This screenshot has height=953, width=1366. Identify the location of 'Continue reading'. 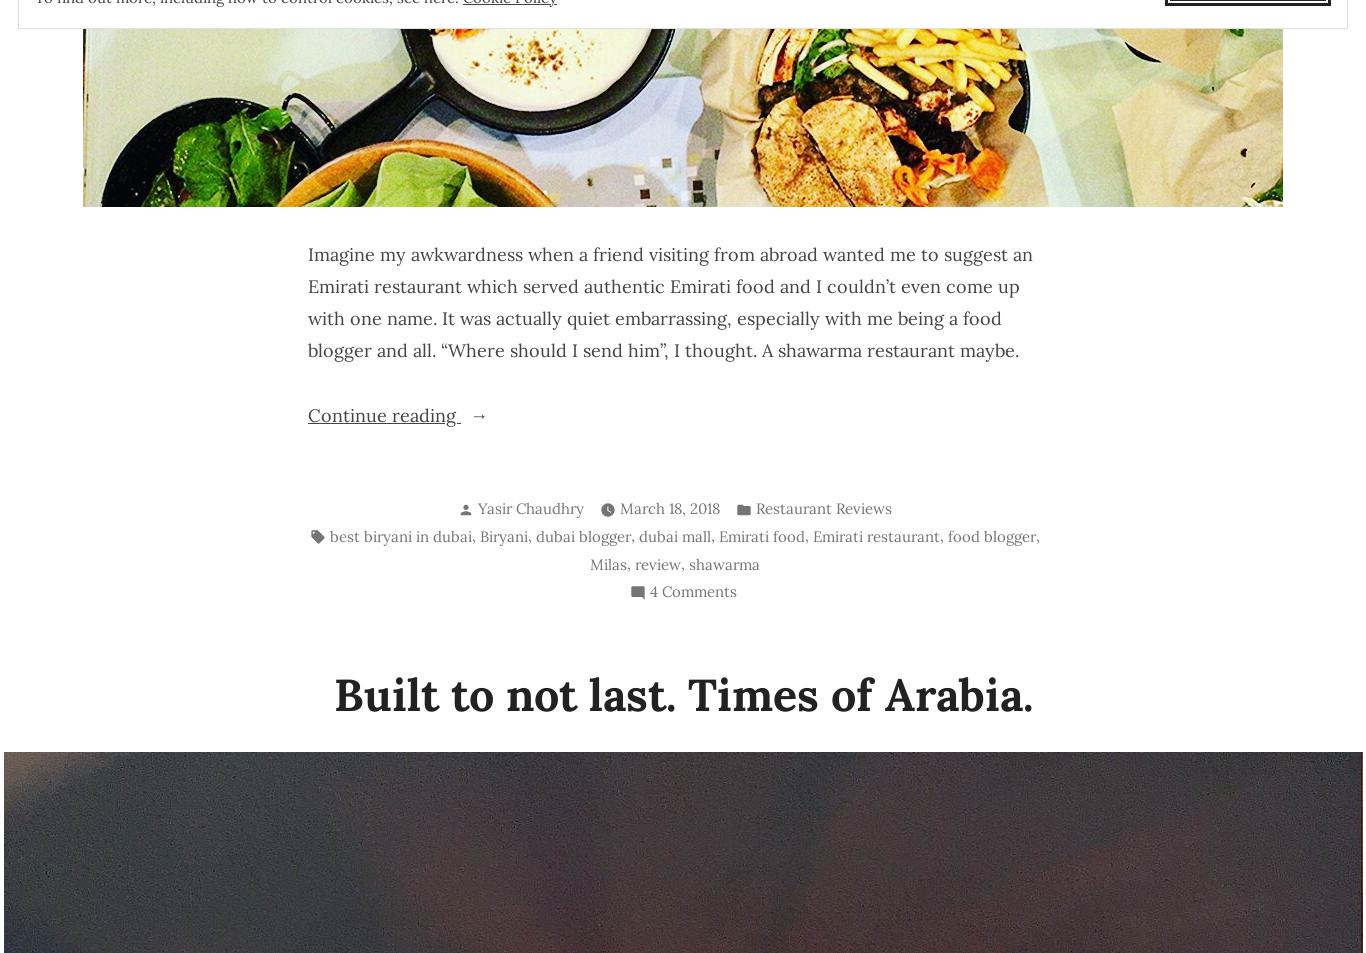
(383, 413).